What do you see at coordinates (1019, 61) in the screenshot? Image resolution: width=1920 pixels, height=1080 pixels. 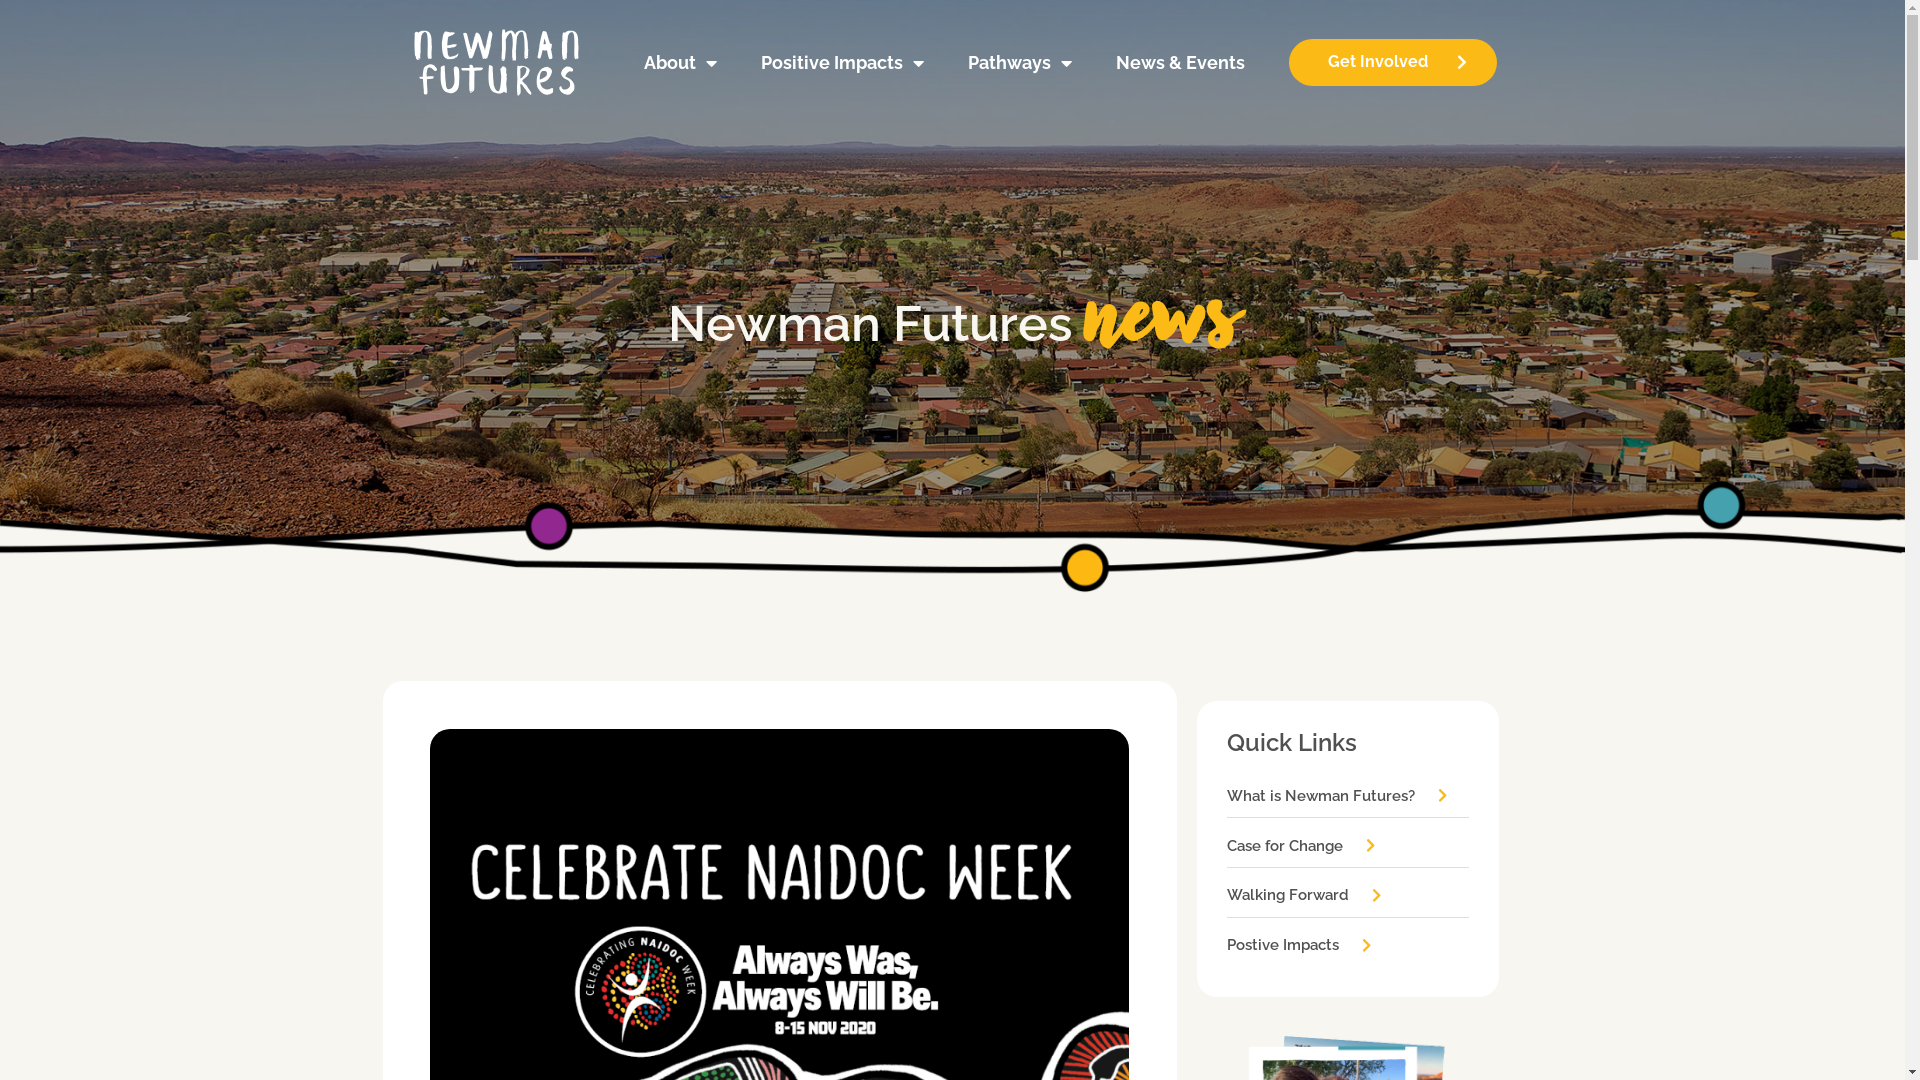 I see `'Pathways'` at bounding box center [1019, 61].